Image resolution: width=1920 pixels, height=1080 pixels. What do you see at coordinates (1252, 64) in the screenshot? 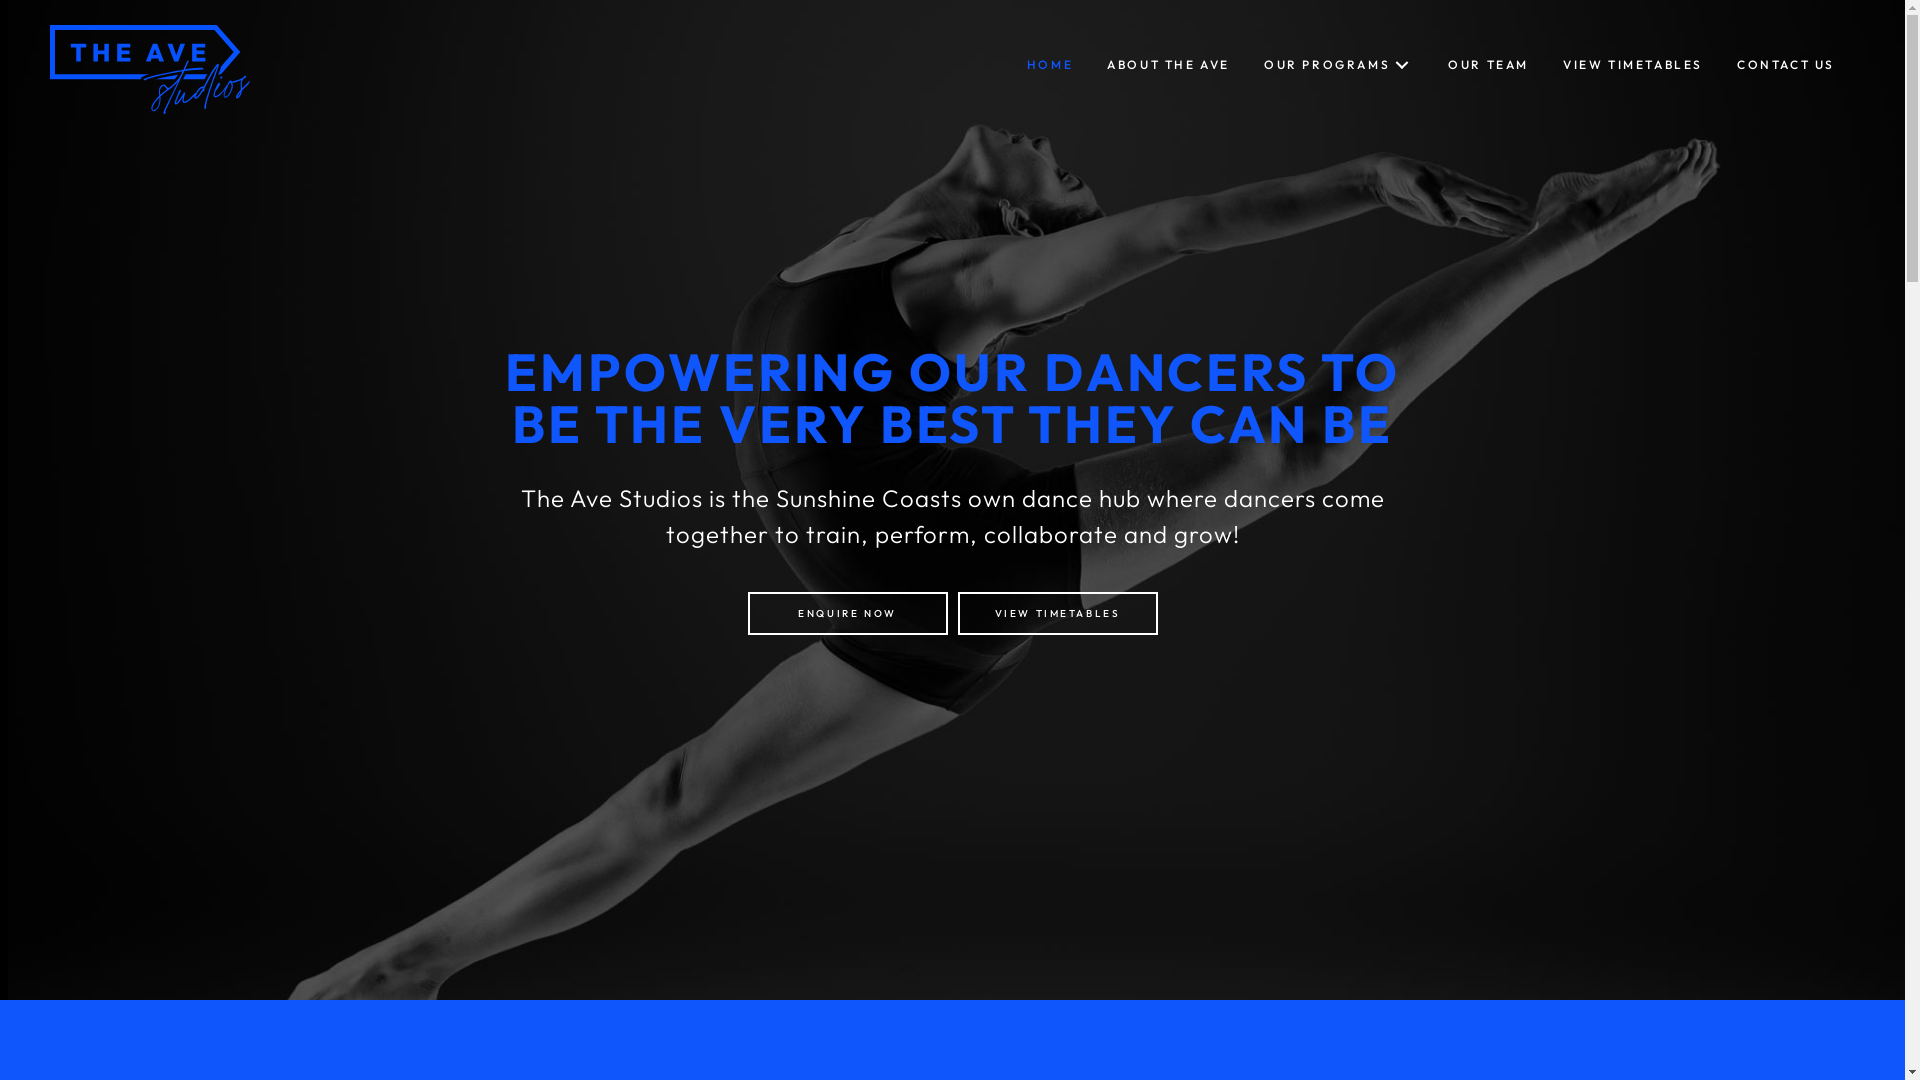
I see `'OUR PROGRAMS'` at bounding box center [1252, 64].